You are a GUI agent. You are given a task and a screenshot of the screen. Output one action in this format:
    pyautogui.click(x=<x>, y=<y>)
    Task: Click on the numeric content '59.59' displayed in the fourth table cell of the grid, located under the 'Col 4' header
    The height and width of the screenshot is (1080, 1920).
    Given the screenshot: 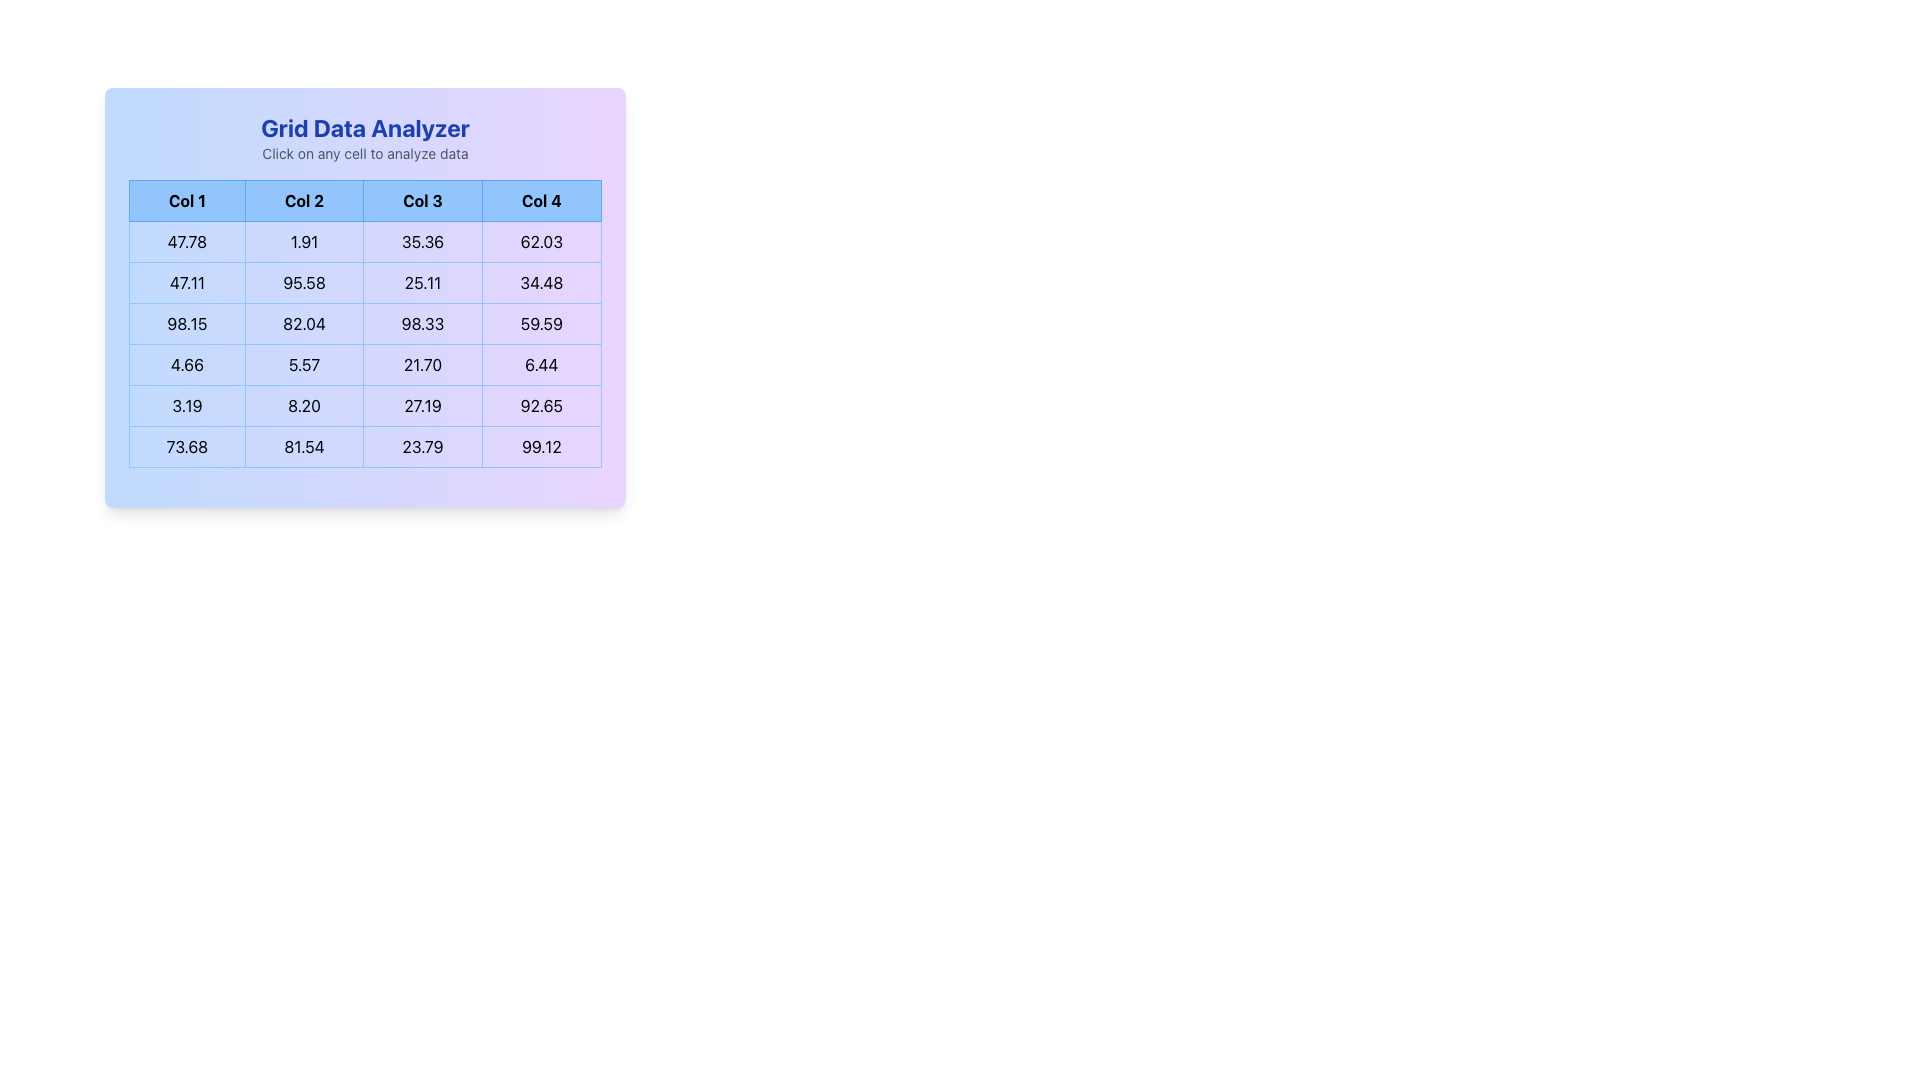 What is the action you would take?
    pyautogui.click(x=541, y=323)
    